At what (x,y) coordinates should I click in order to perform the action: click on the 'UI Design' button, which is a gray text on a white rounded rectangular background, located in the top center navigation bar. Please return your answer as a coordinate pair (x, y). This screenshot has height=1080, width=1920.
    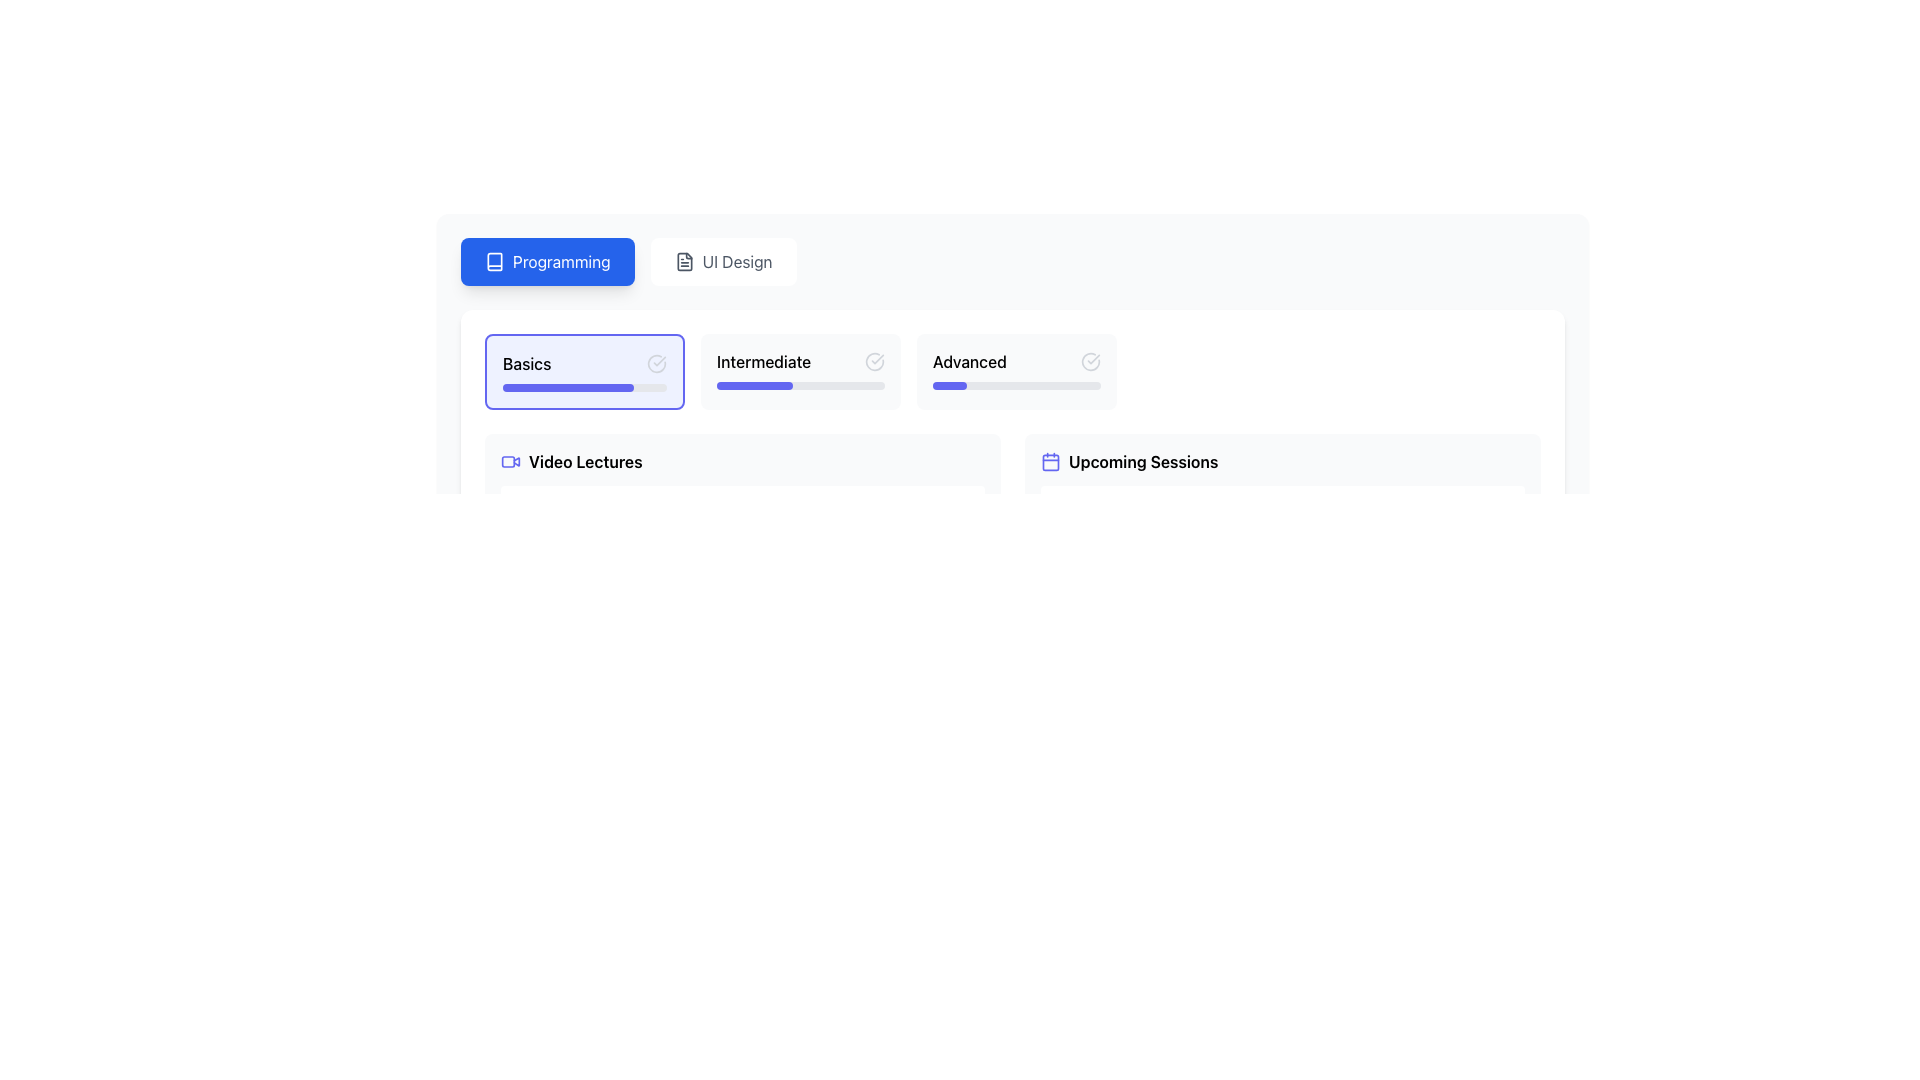
    Looking at the image, I should click on (736, 261).